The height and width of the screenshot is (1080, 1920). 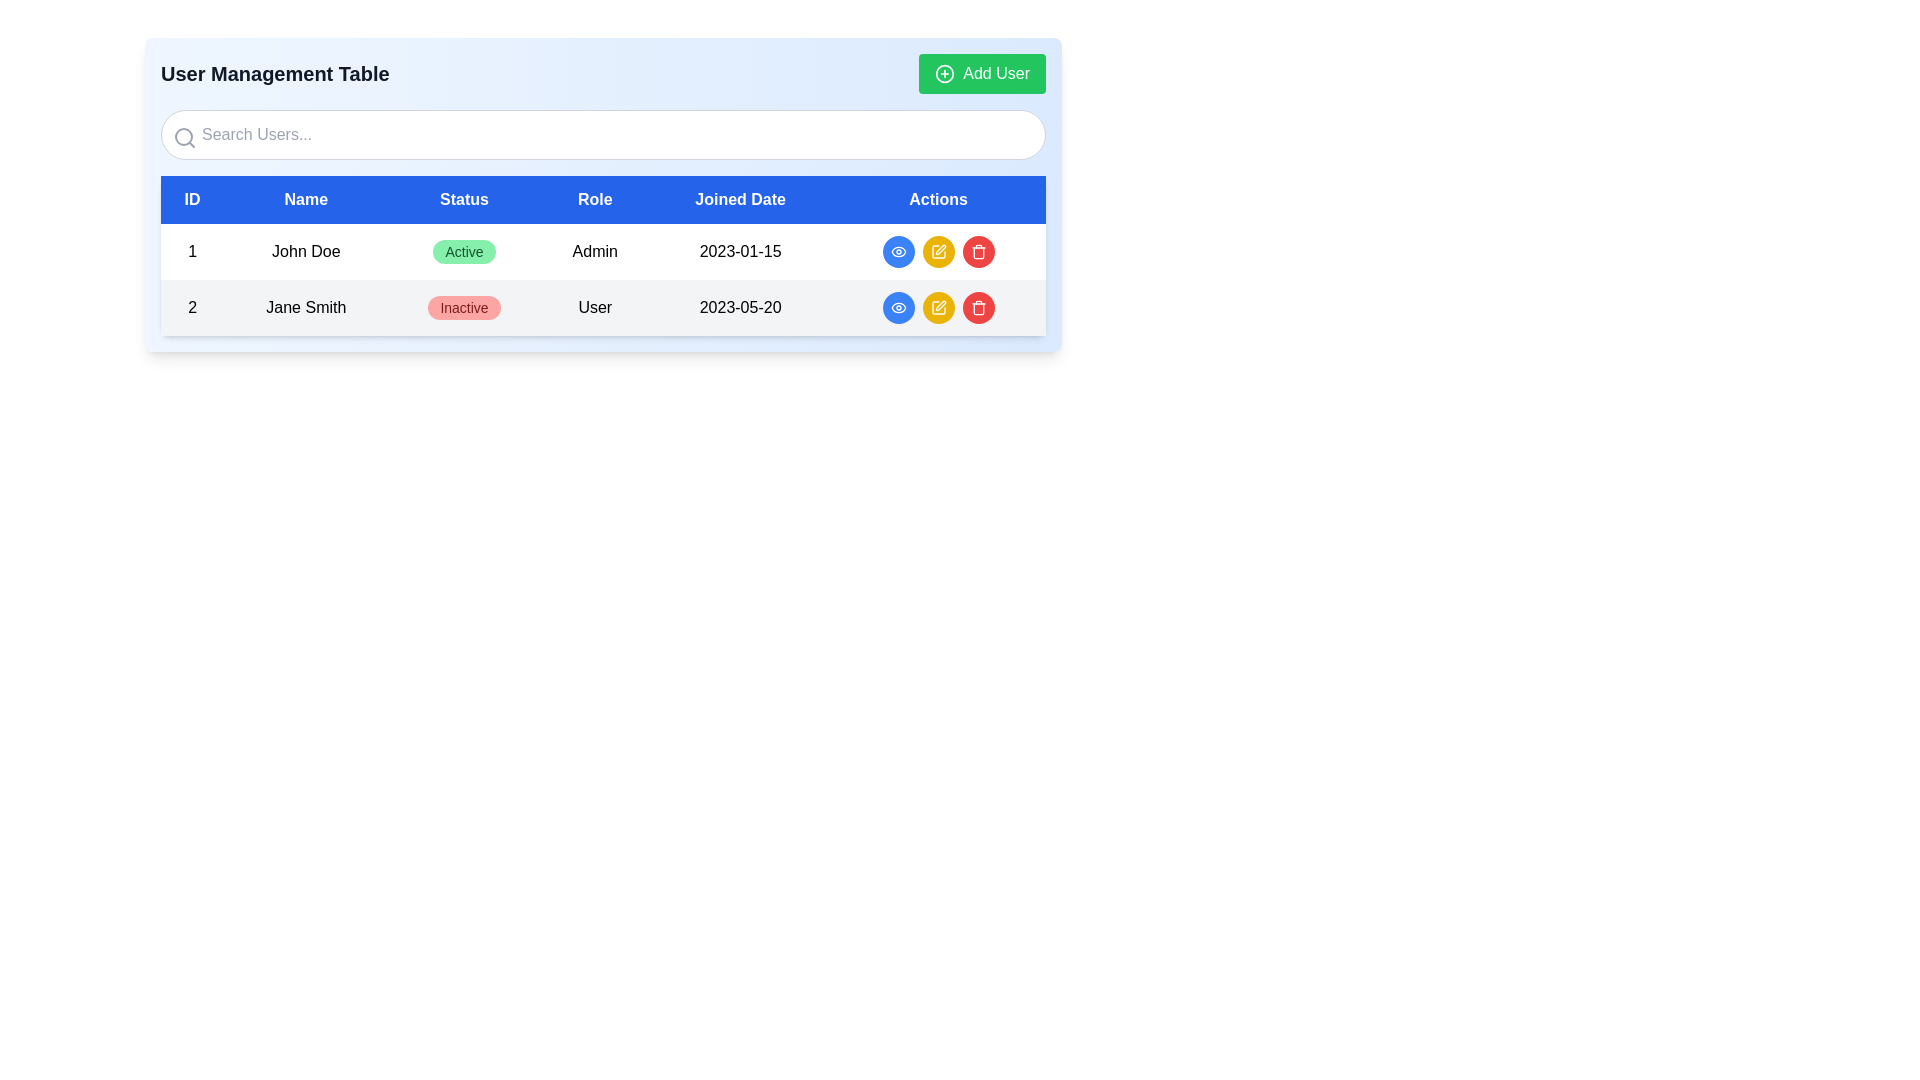 What do you see at coordinates (602, 280) in the screenshot?
I see `the first row of the user management table, which displays user information including ID, Name, Status, Role, Joined Date, and Actions` at bounding box center [602, 280].